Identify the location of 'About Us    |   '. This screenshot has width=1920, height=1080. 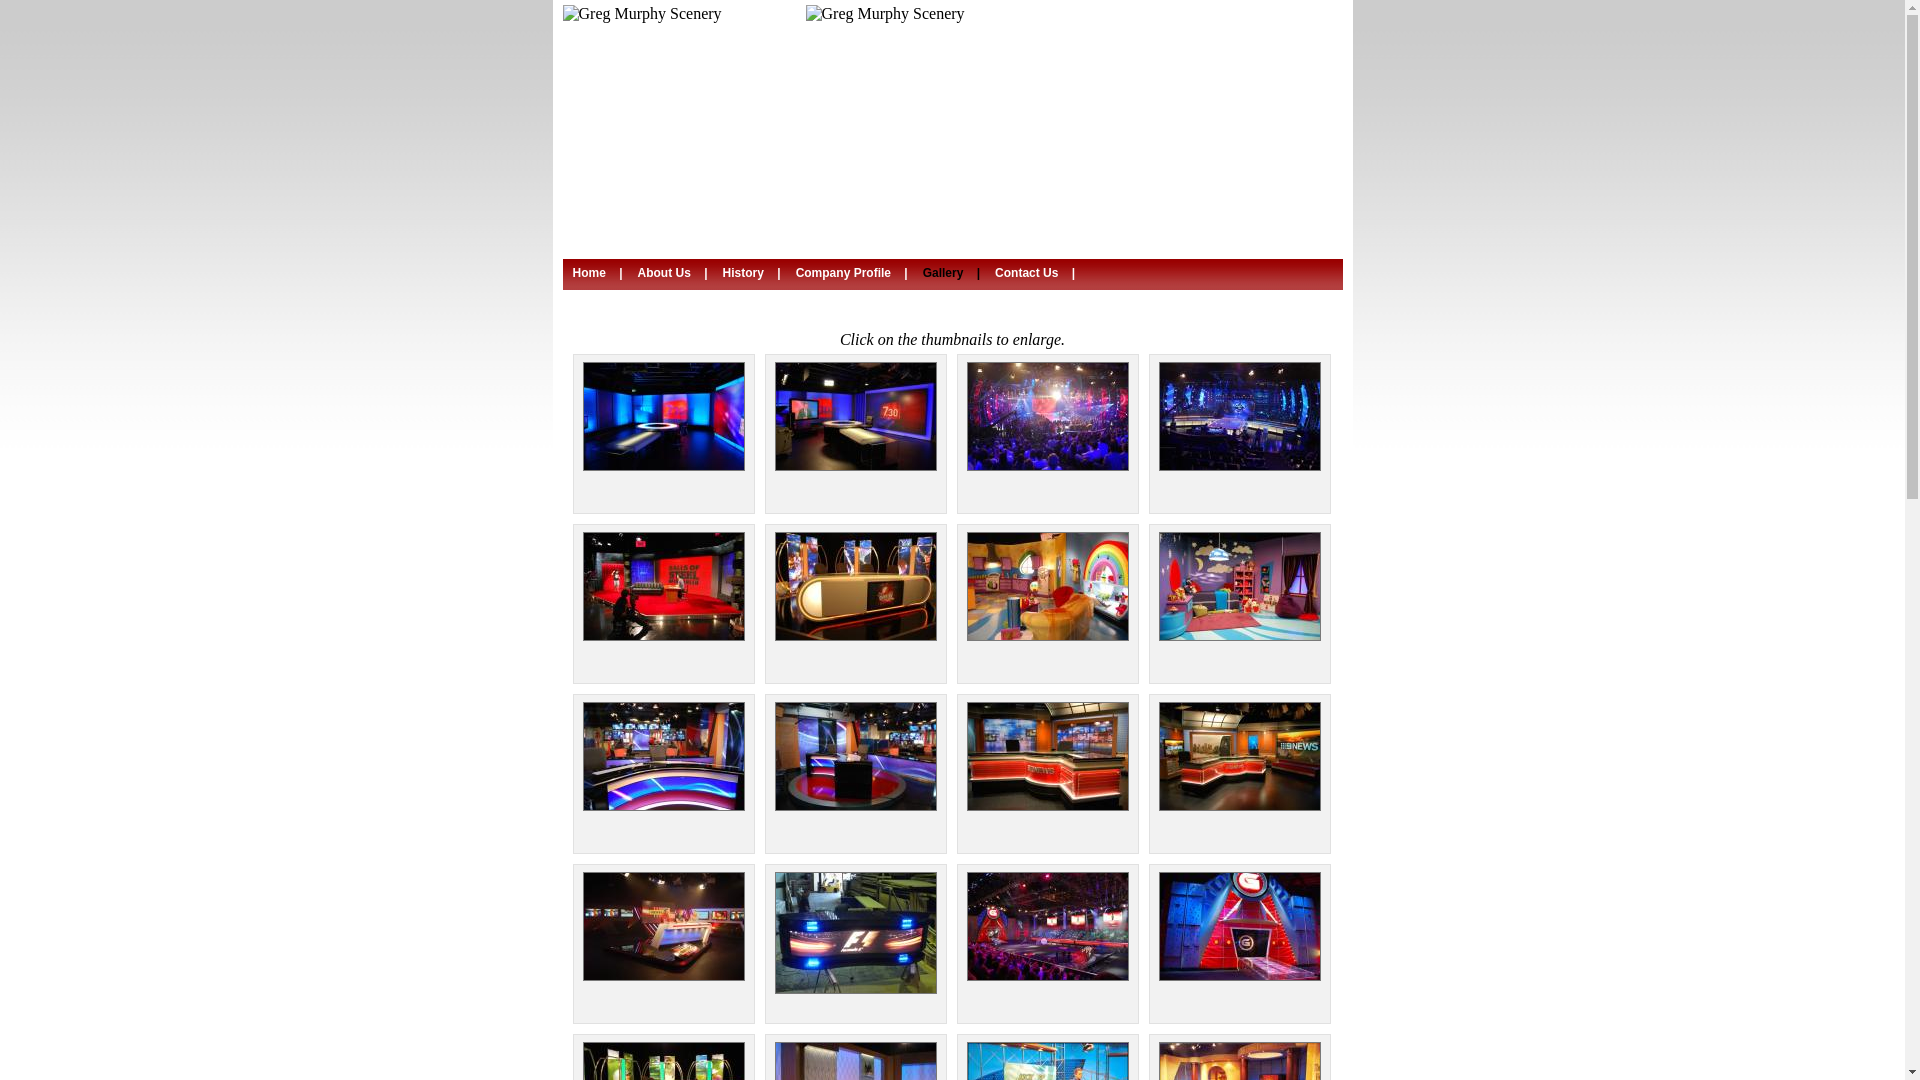
(675, 273).